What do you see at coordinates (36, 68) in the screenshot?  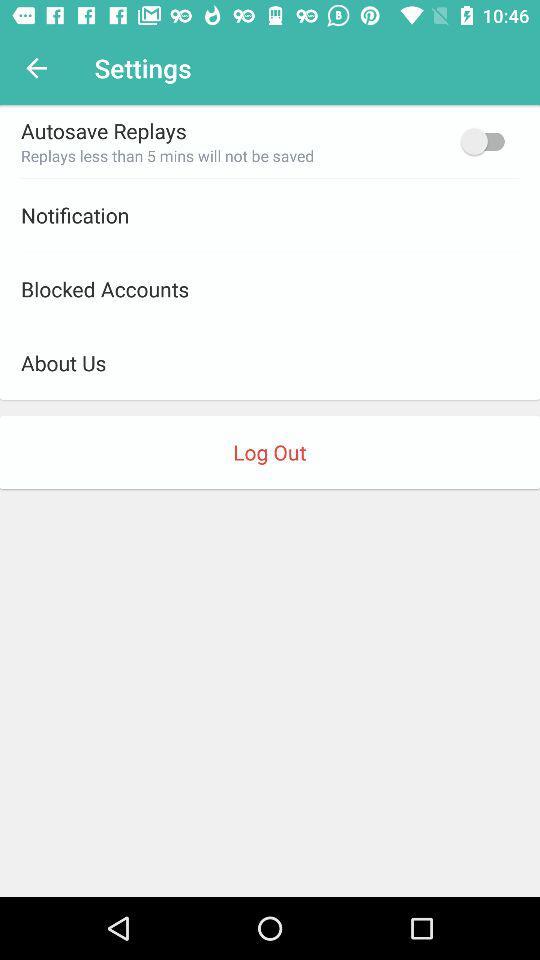 I see `item to the left of settings item` at bounding box center [36, 68].